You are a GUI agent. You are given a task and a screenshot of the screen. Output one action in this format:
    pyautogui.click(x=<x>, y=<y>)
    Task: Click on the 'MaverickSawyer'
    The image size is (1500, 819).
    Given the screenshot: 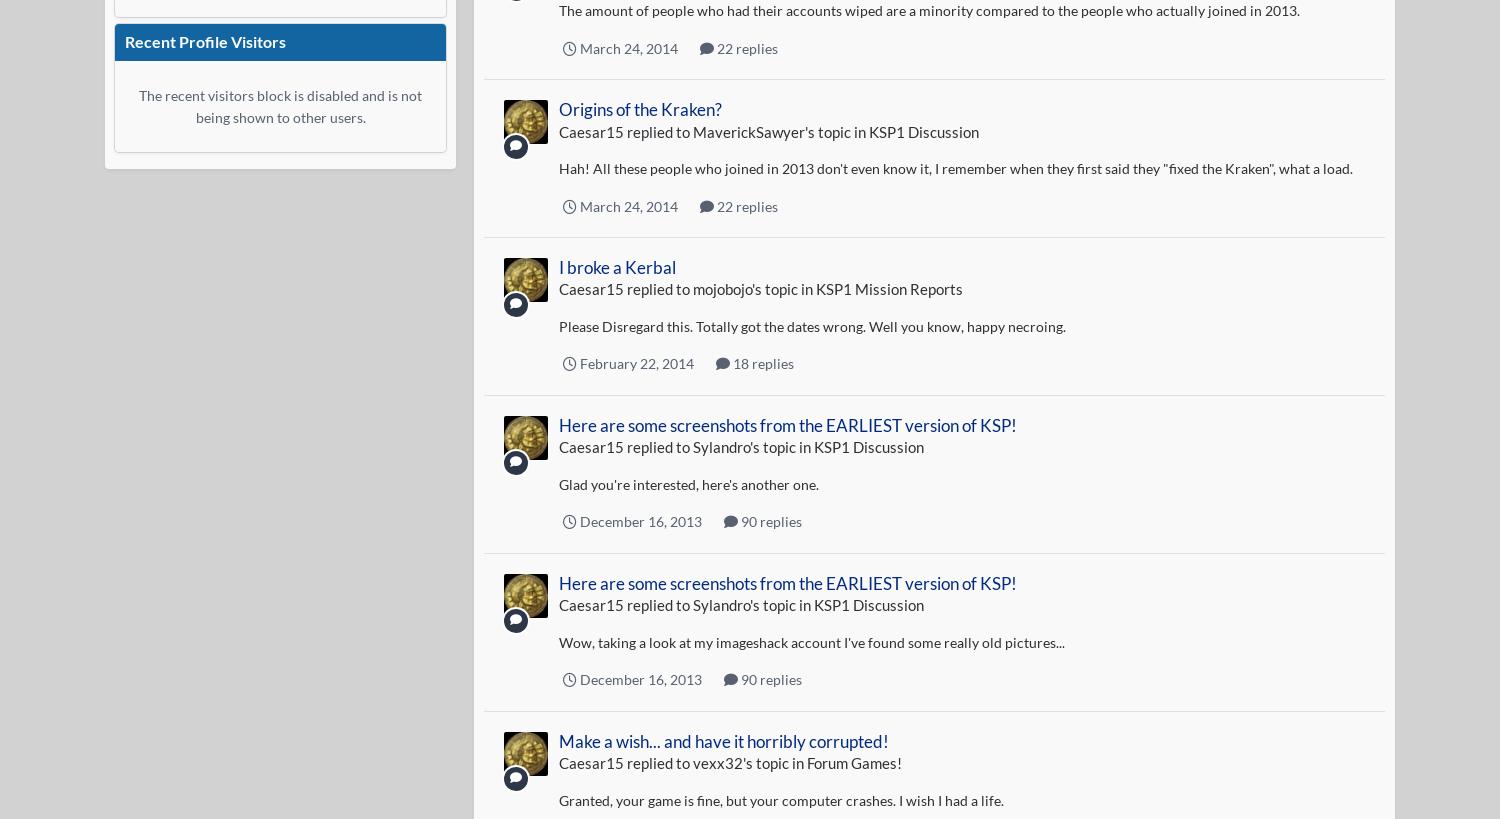 What is the action you would take?
    pyautogui.click(x=747, y=130)
    